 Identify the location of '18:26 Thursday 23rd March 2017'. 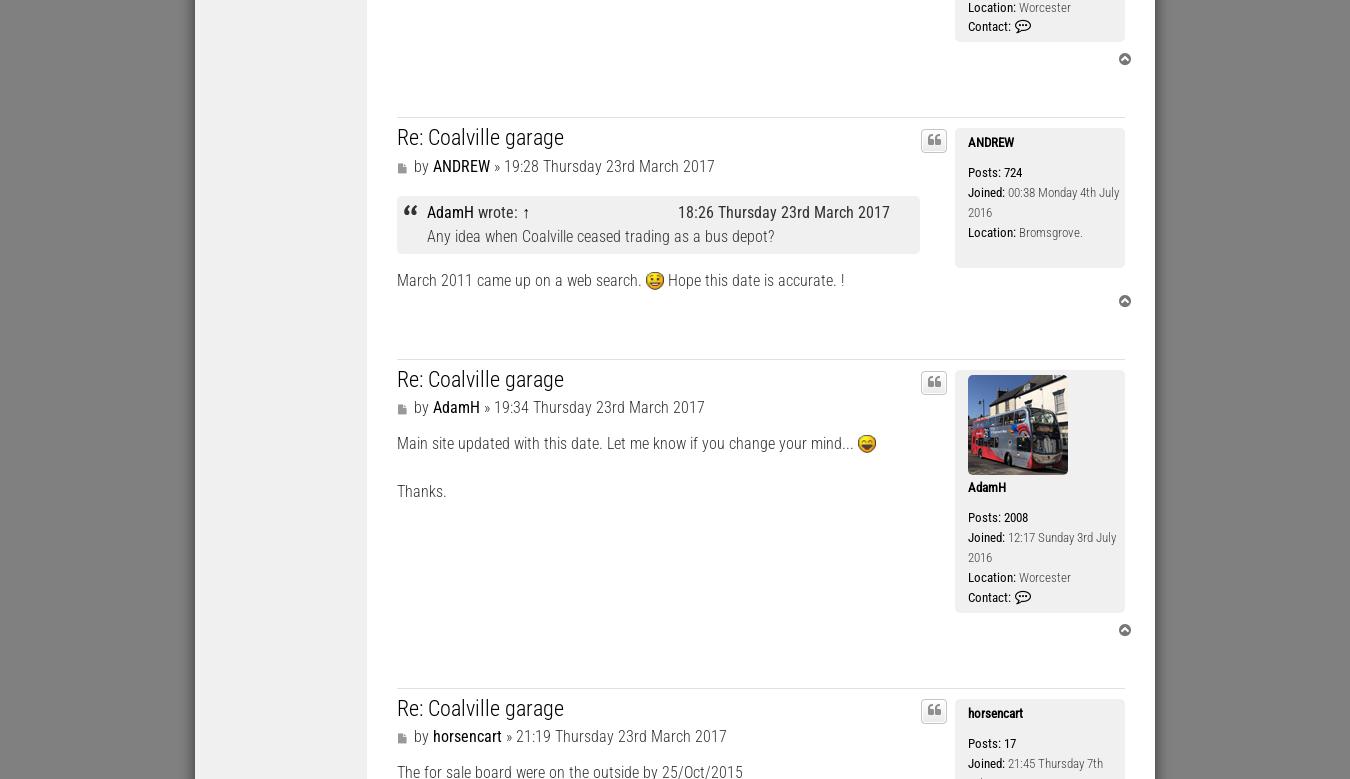
(782, 211).